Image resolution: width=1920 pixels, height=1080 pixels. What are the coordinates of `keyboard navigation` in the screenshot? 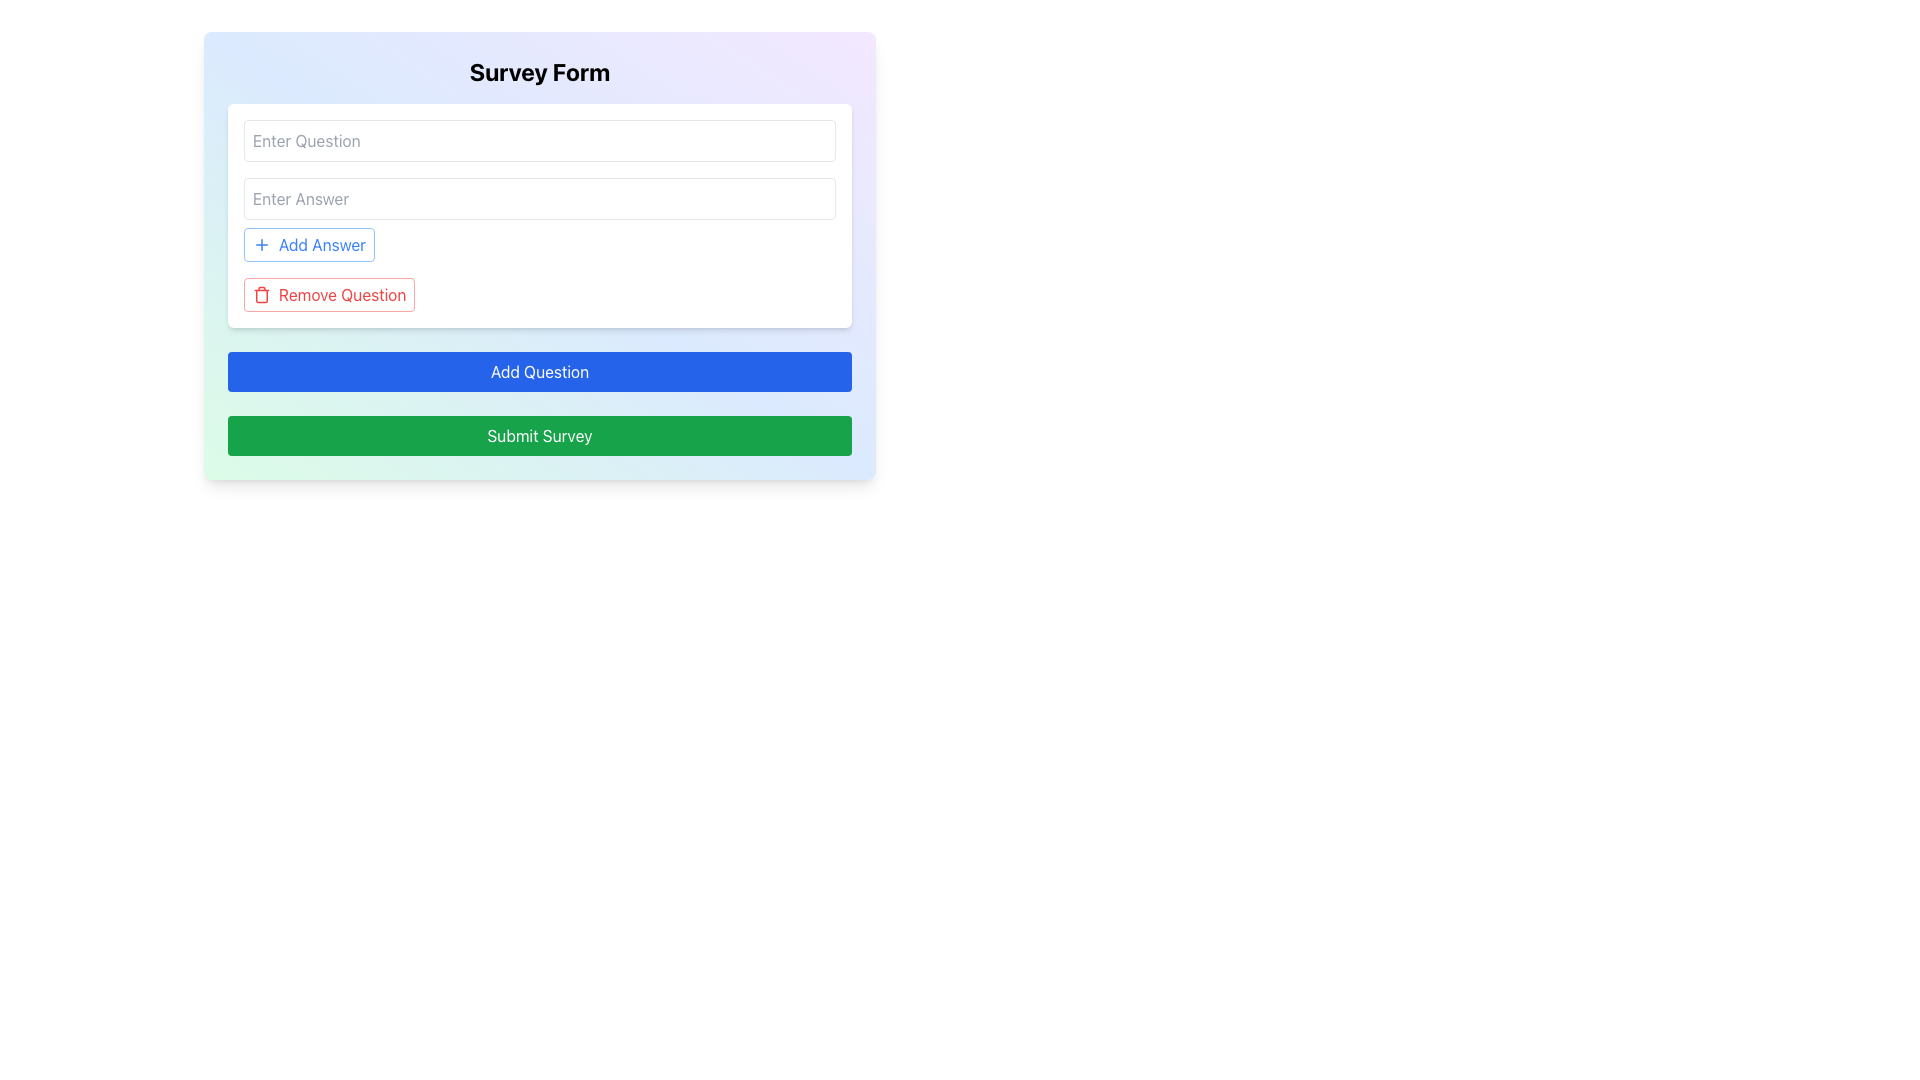 It's located at (342, 294).